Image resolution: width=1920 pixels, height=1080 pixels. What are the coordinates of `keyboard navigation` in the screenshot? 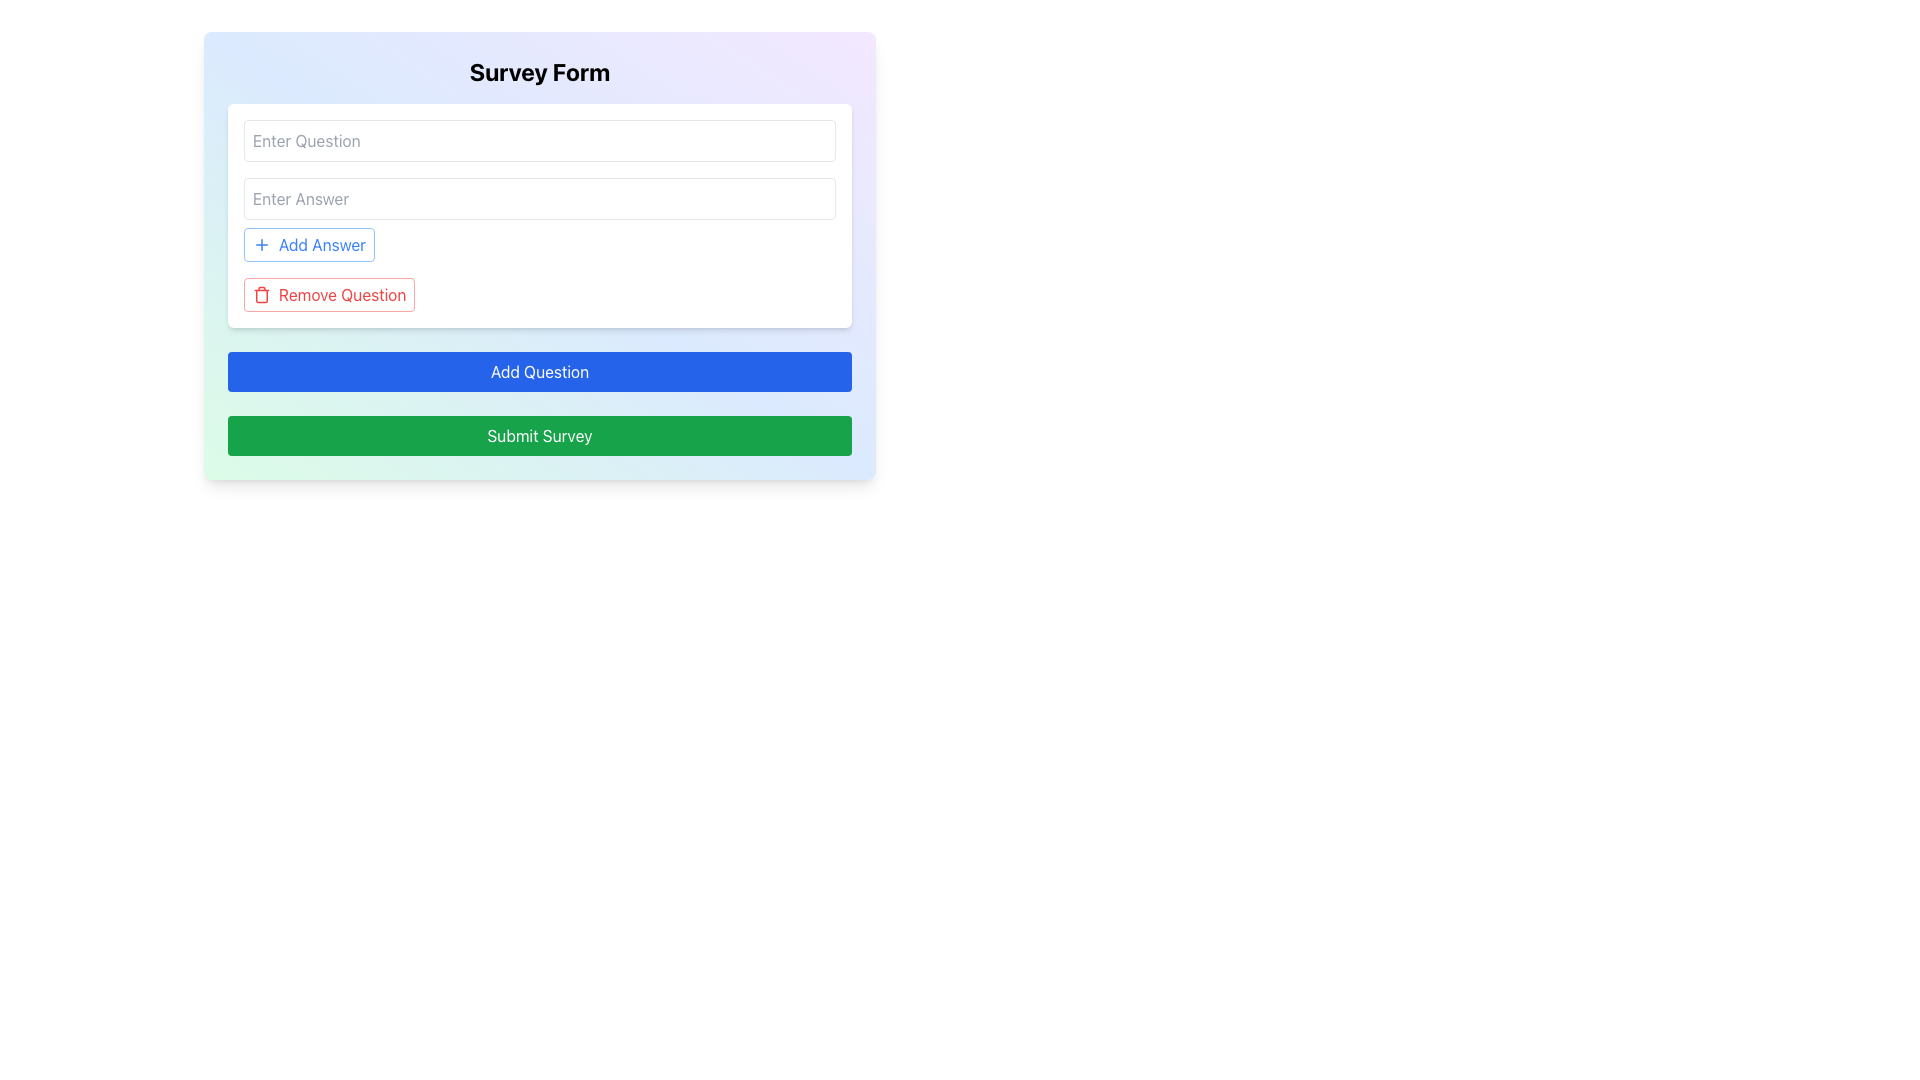 It's located at (342, 294).